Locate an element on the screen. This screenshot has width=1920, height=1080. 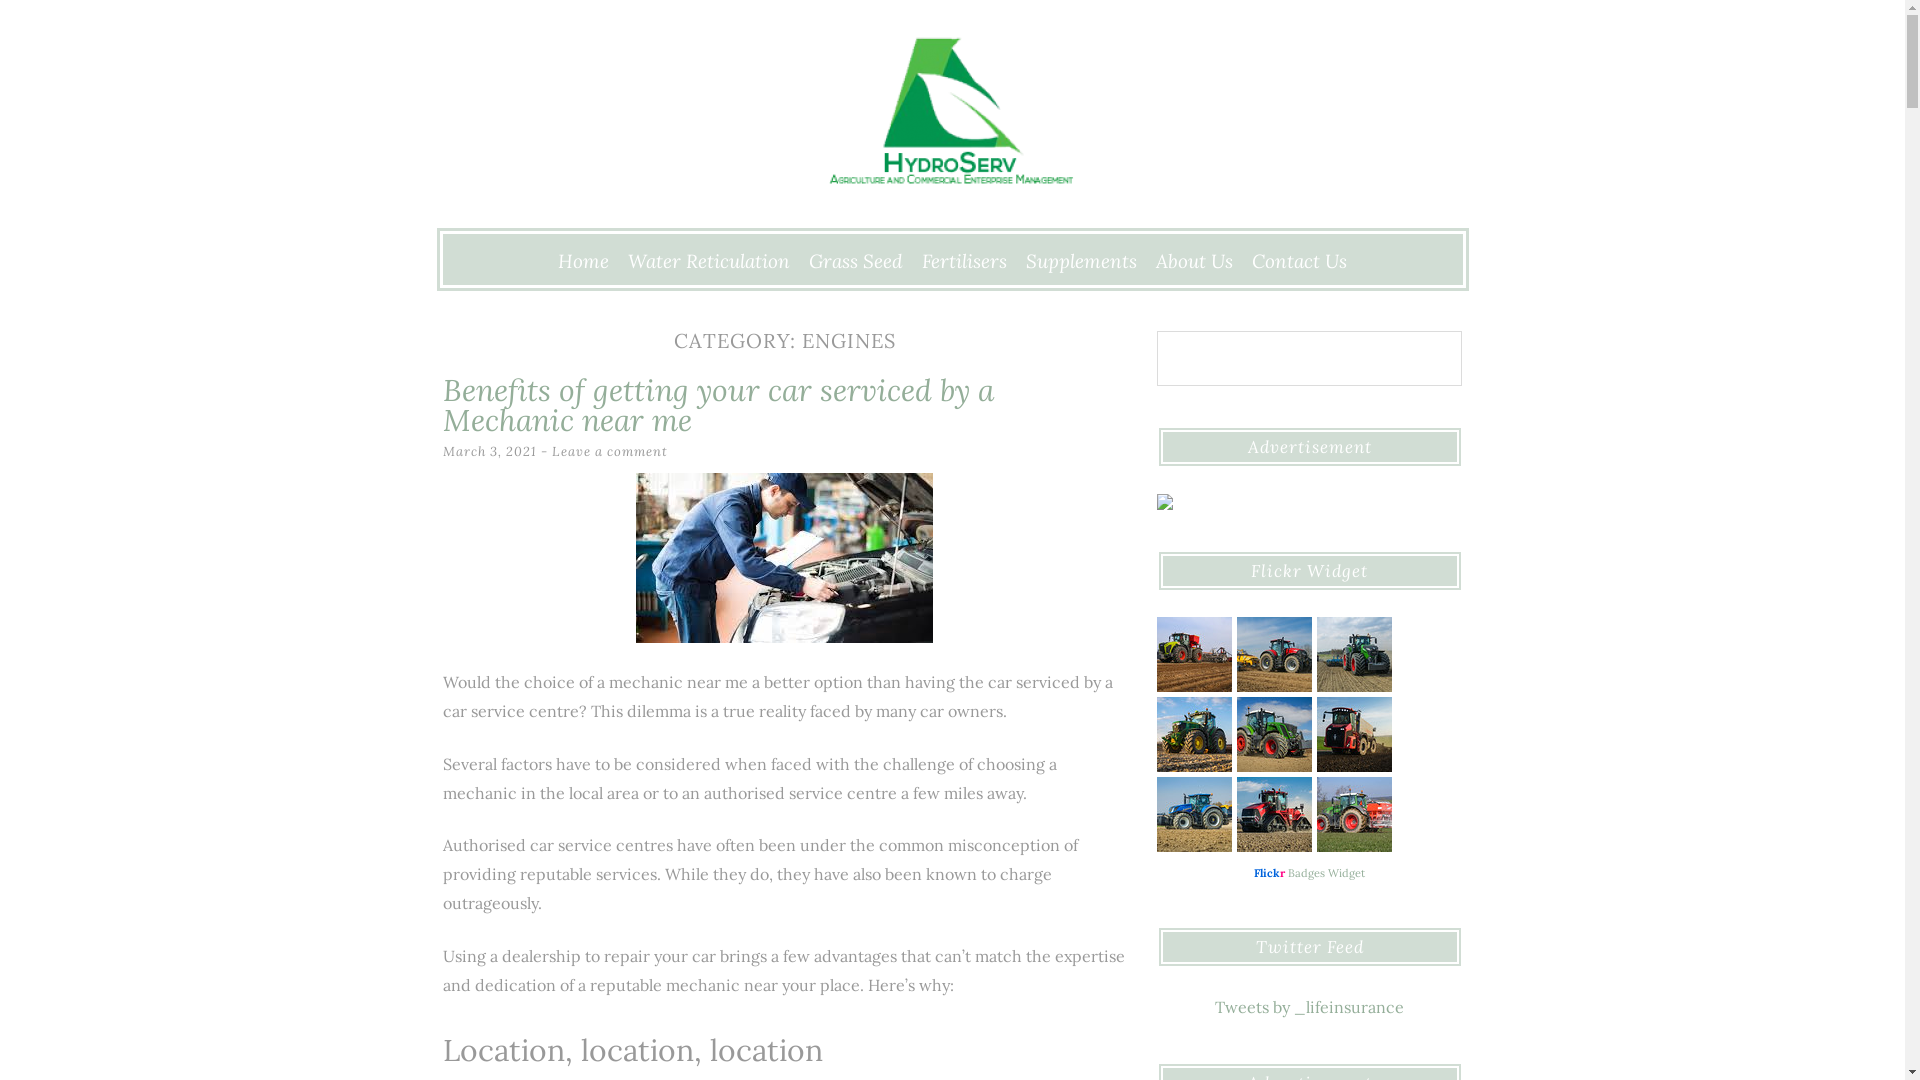
'Fertilizing Crops | FENDT // RAUCH' is located at coordinates (1353, 814).